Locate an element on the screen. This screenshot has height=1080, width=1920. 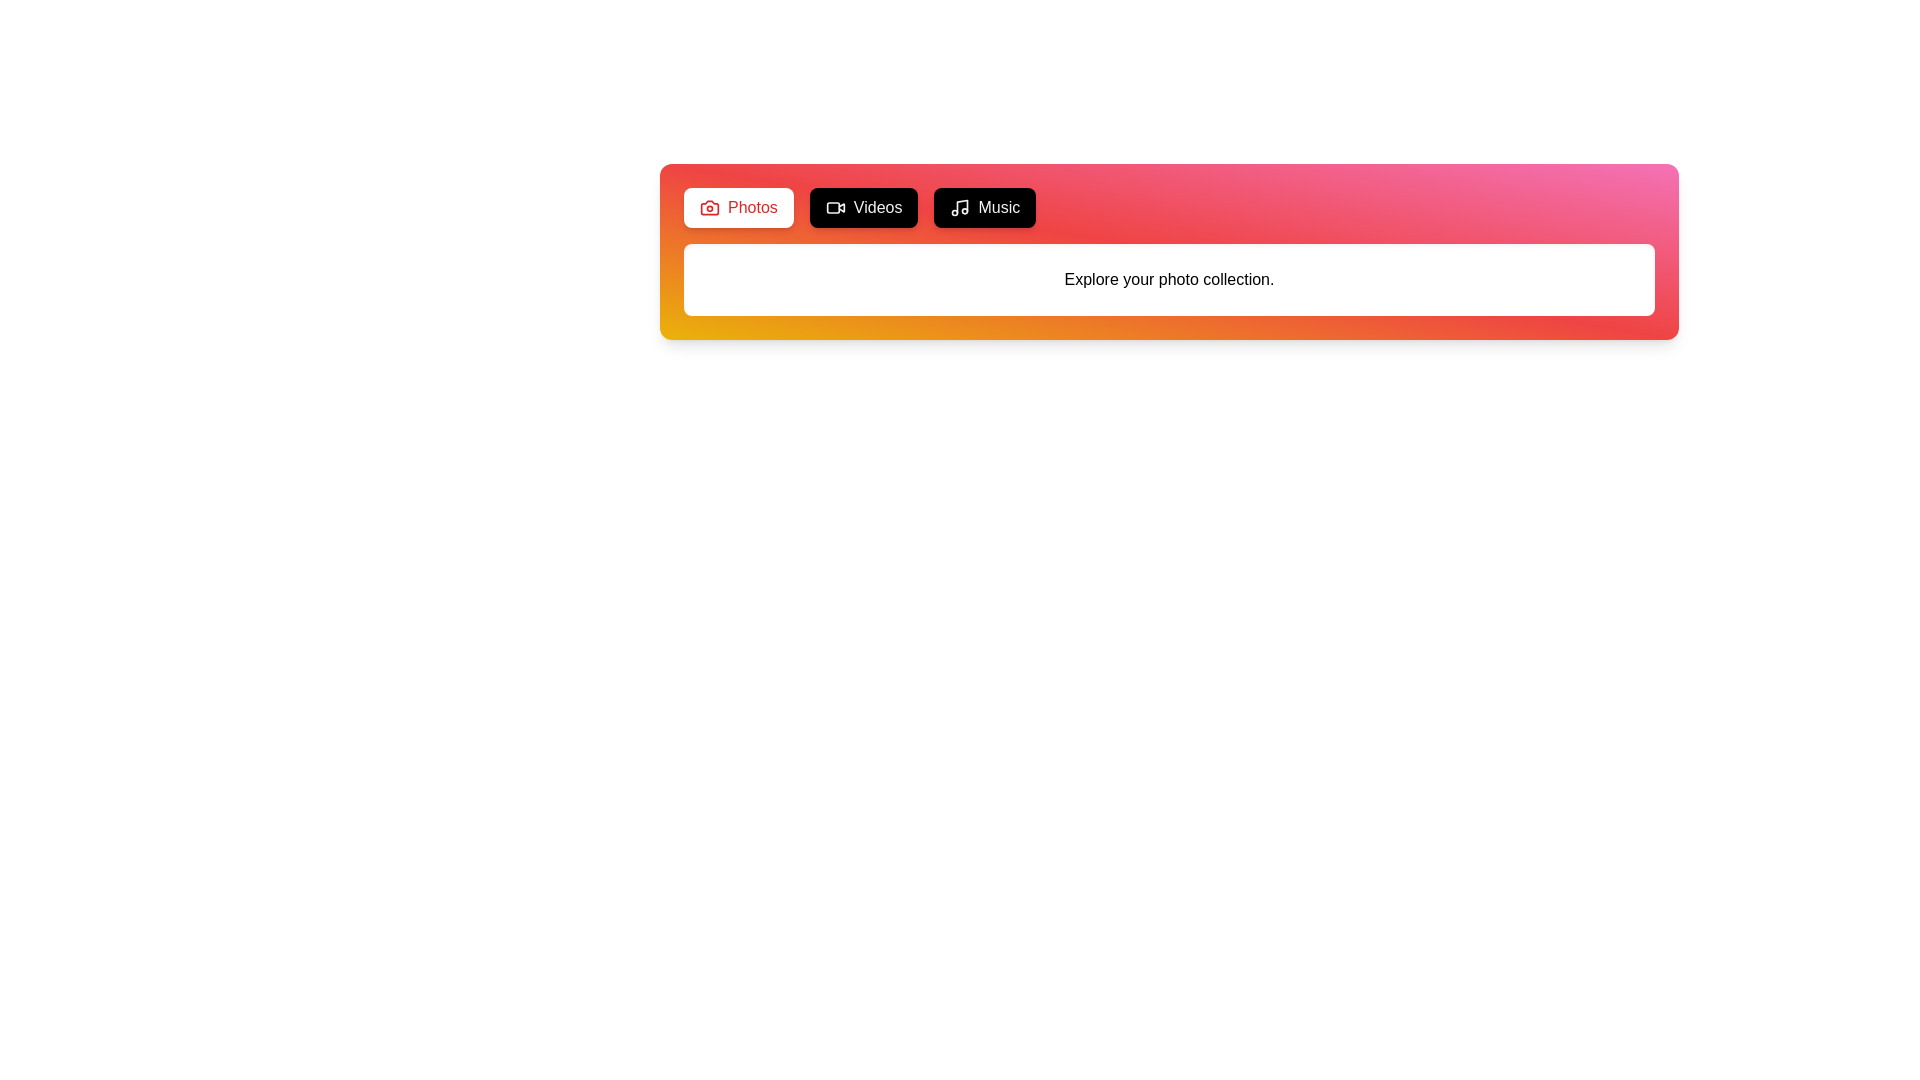
the Videos tab to view its content is located at coordinates (864, 208).